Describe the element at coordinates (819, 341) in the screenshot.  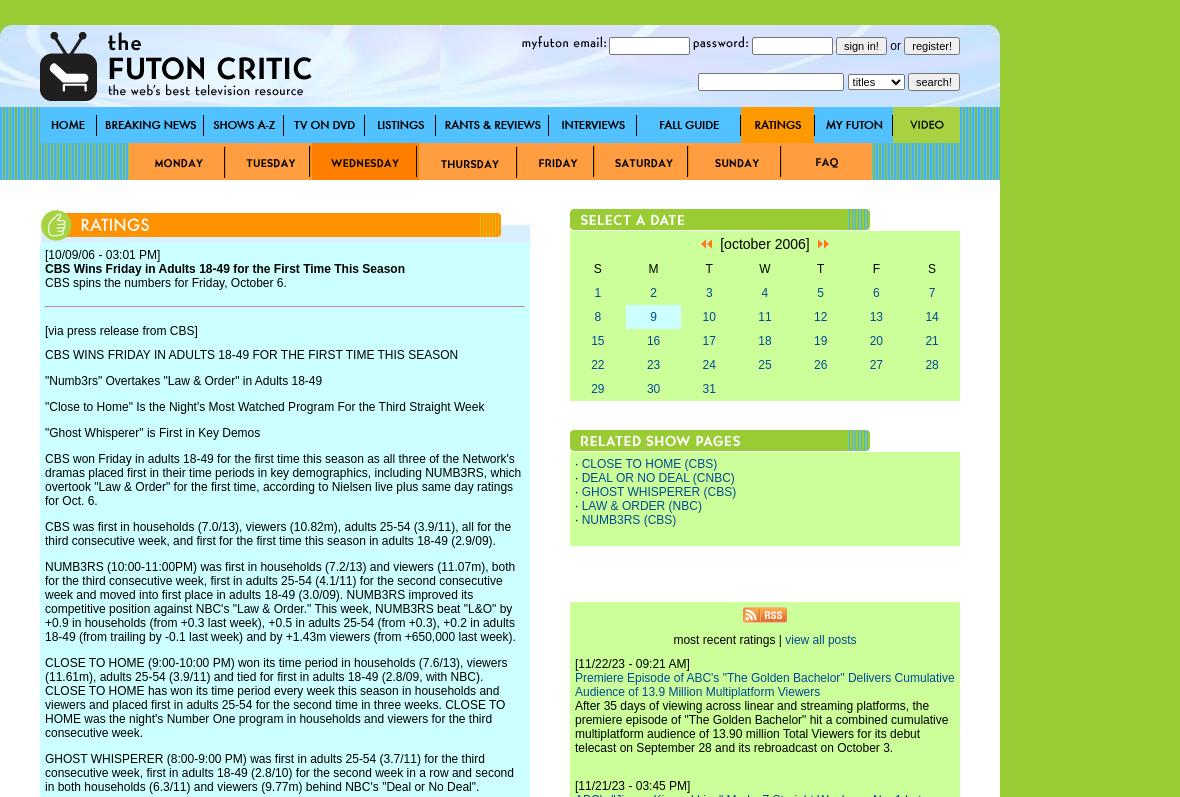
I see `'19'` at that location.